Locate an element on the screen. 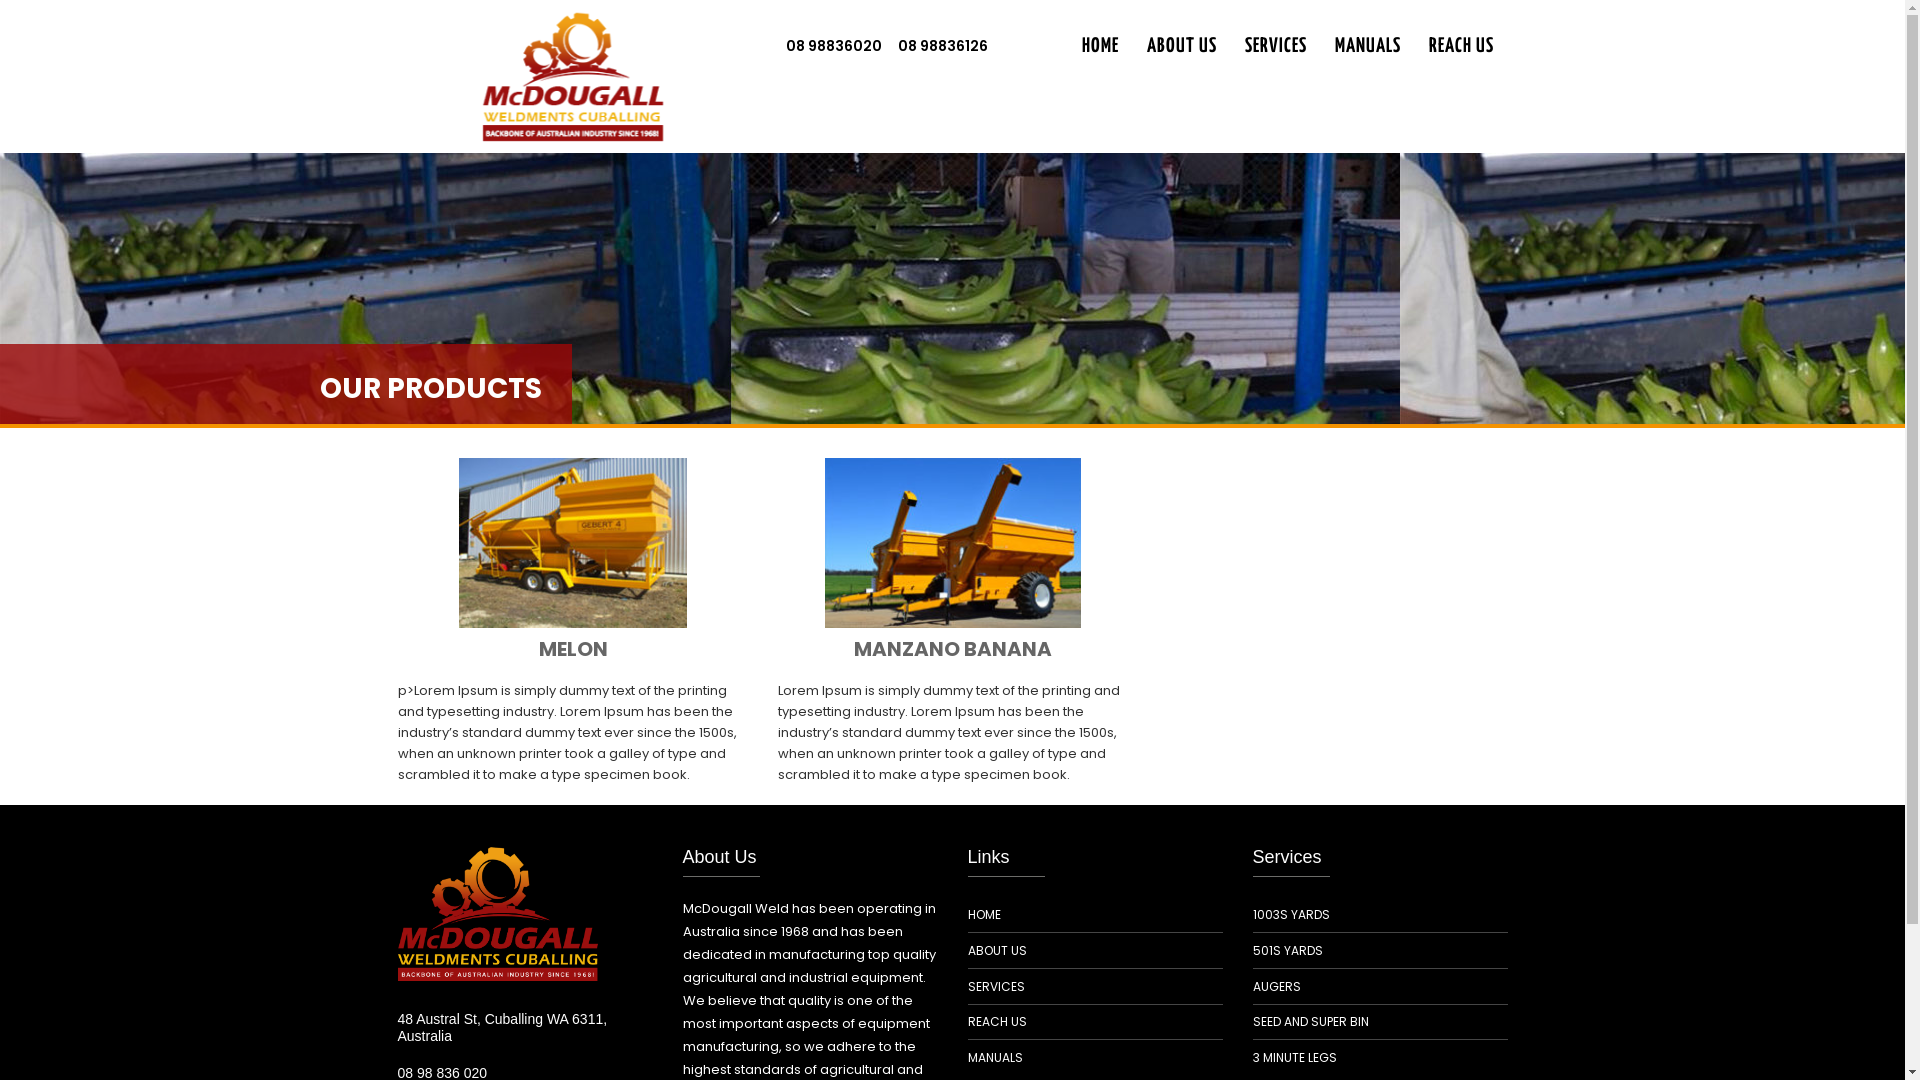  'SEED AND SUPER BIN' is located at coordinates (1310, 1022).